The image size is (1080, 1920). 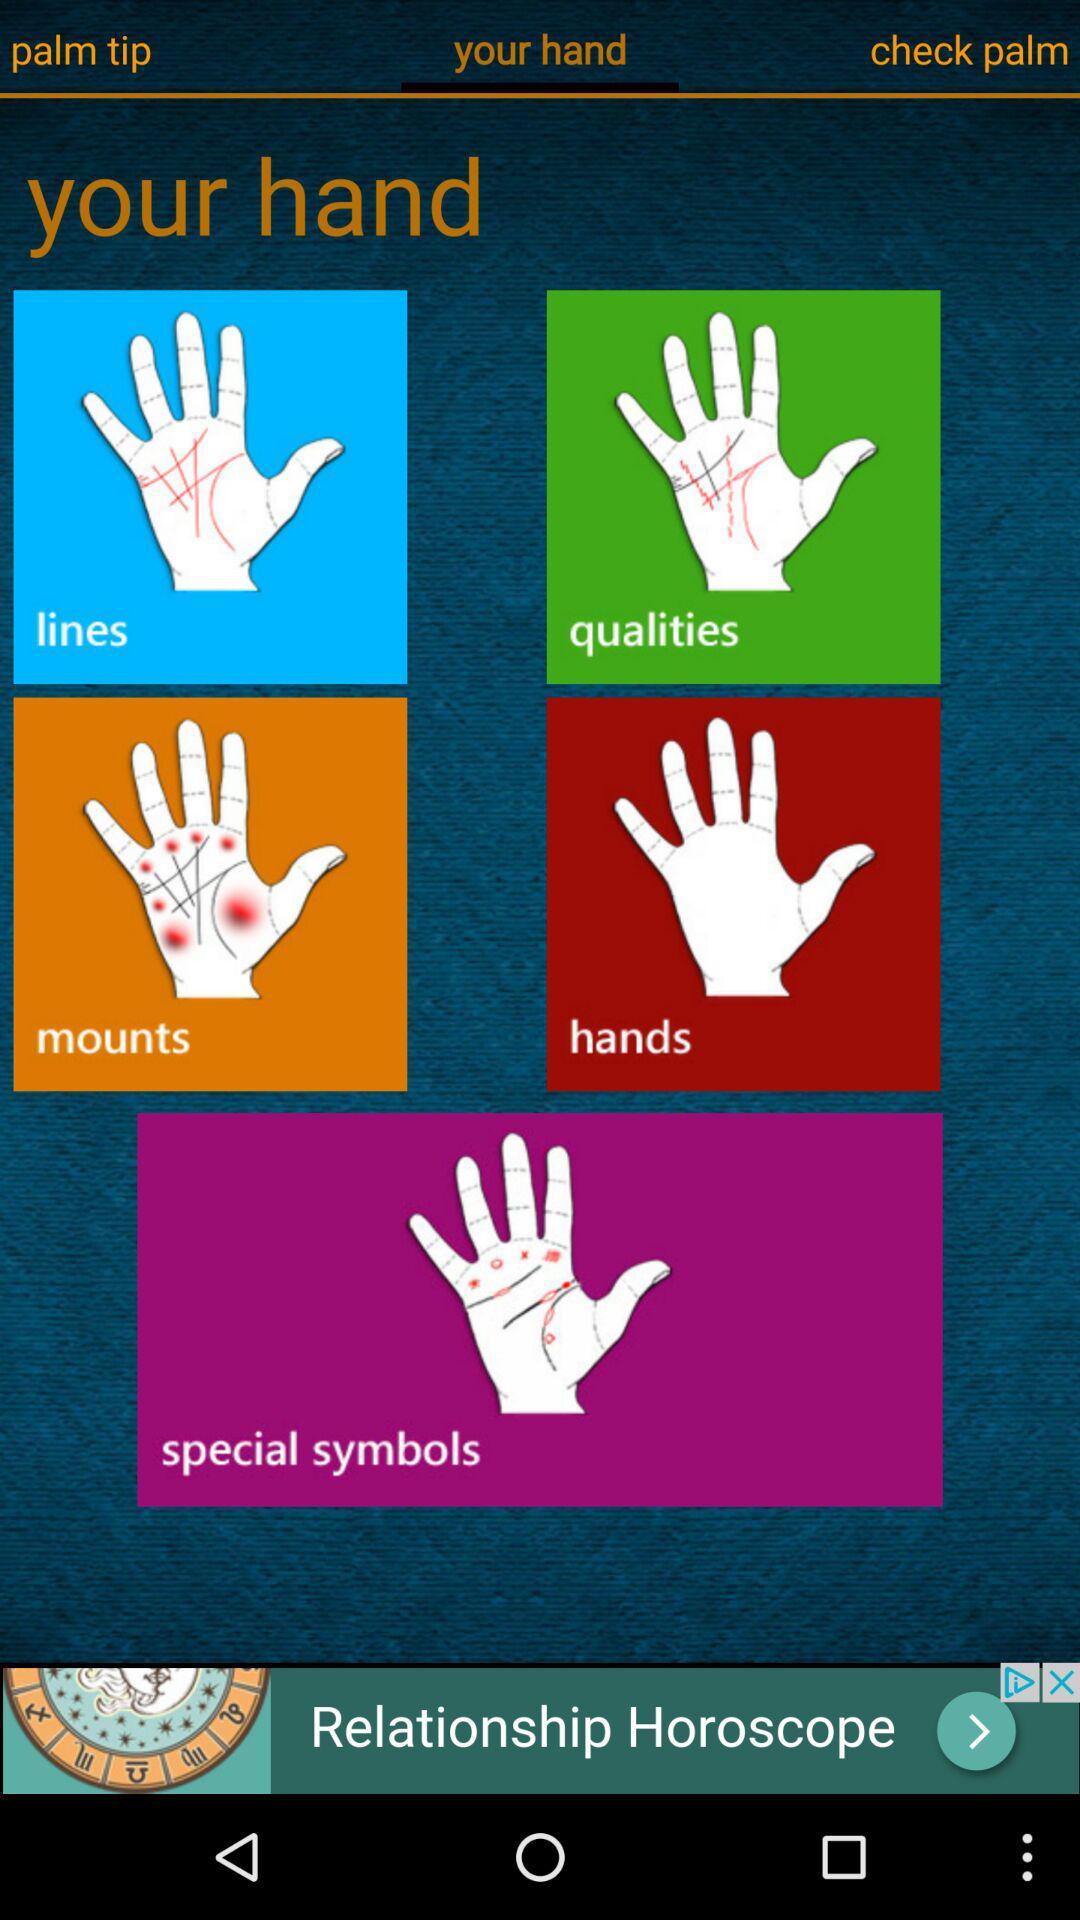 I want to click on choose special symbols, so click(x=540, y=1309).